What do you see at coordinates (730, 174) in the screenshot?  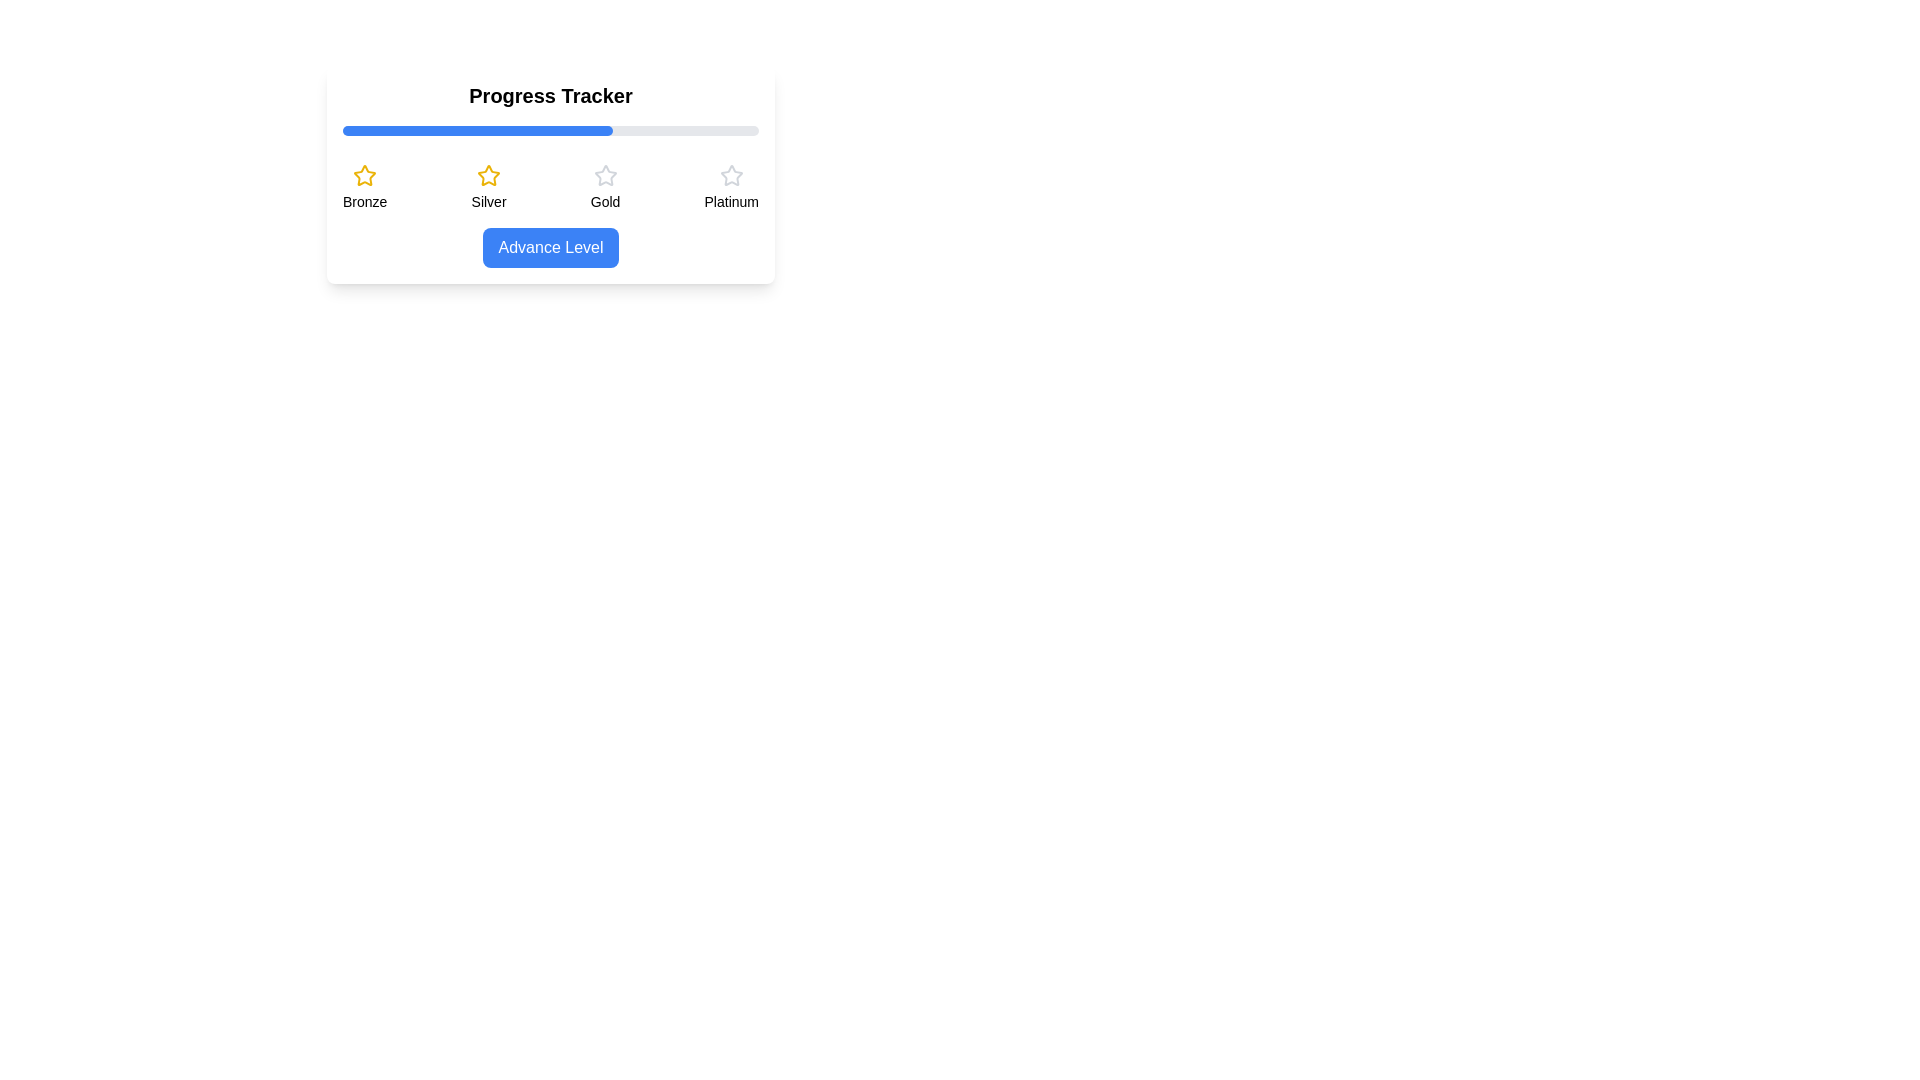 I see `the third star icon from the left` at bounding box center [730, 174].